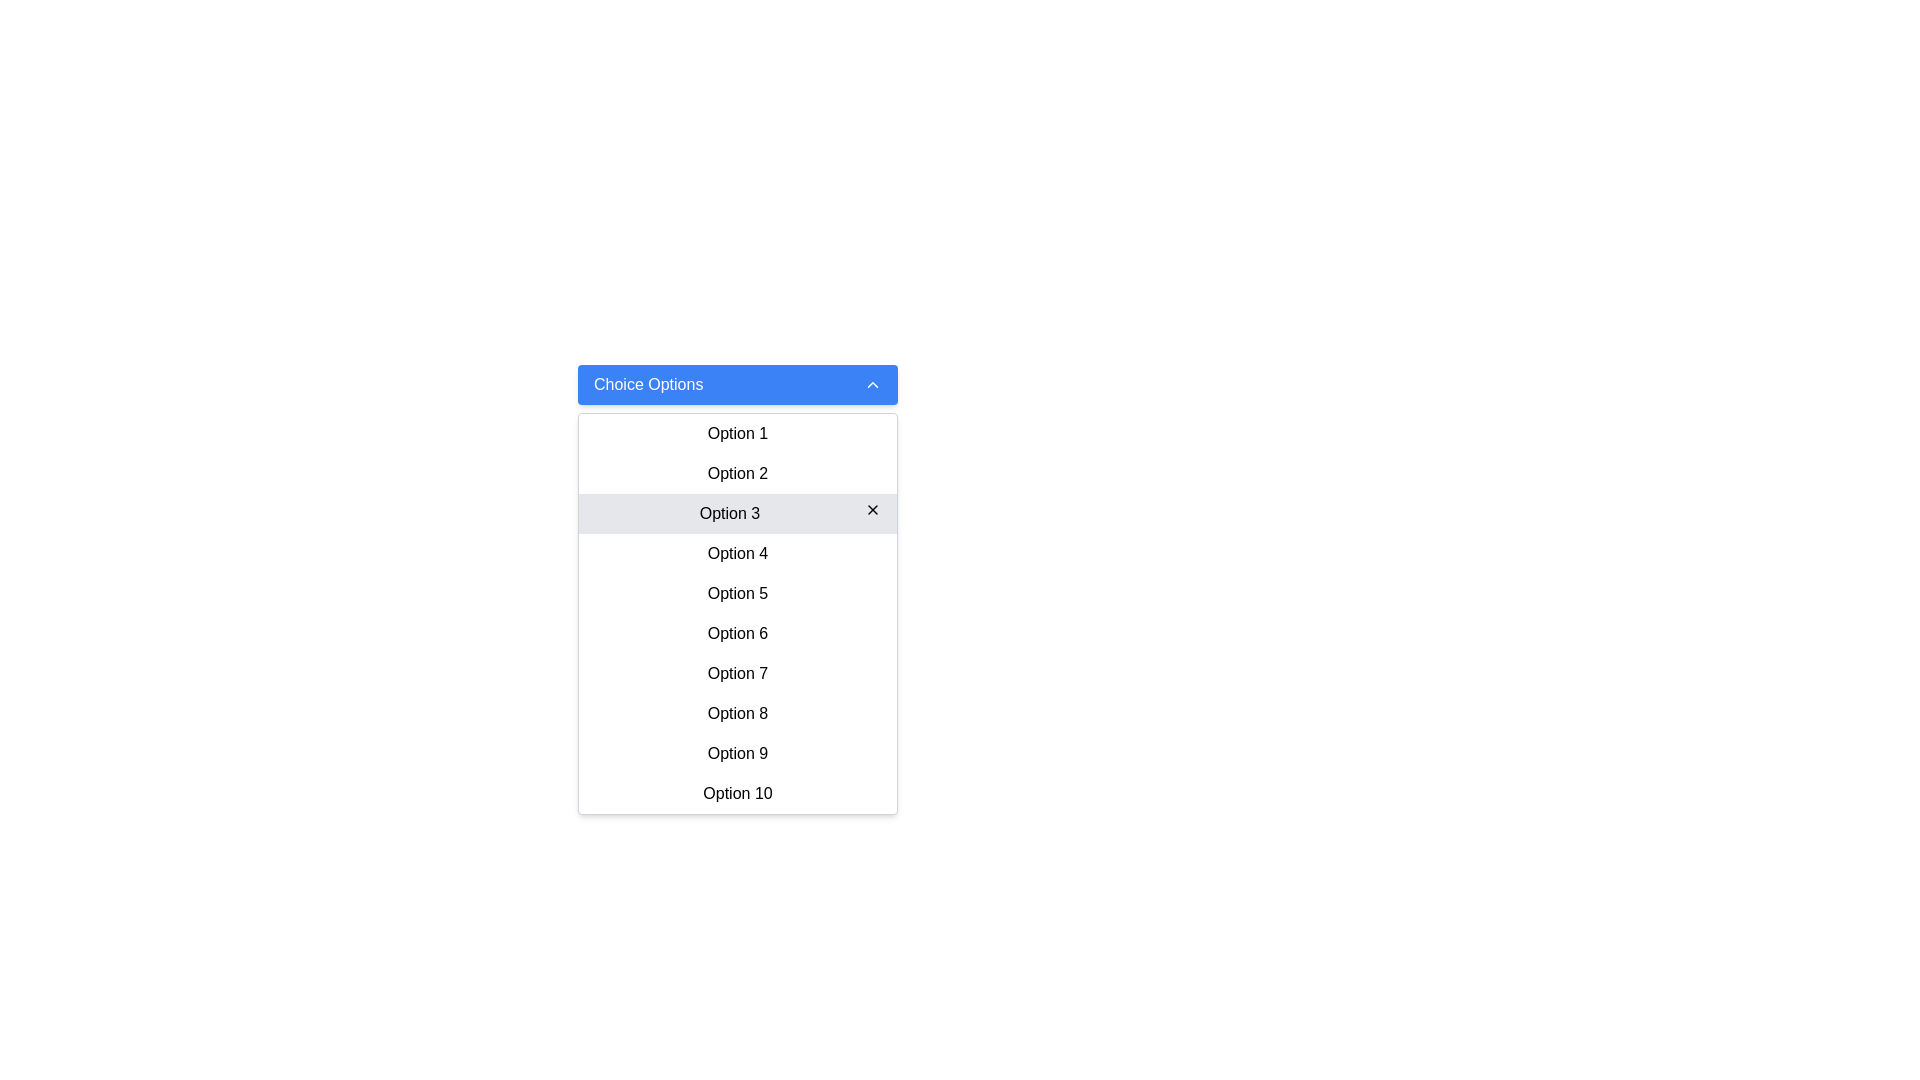 This screenshot has width=1920, height=1080. I want to click on the 'Option 7' item in the dropdown menu, so click(737, 674).